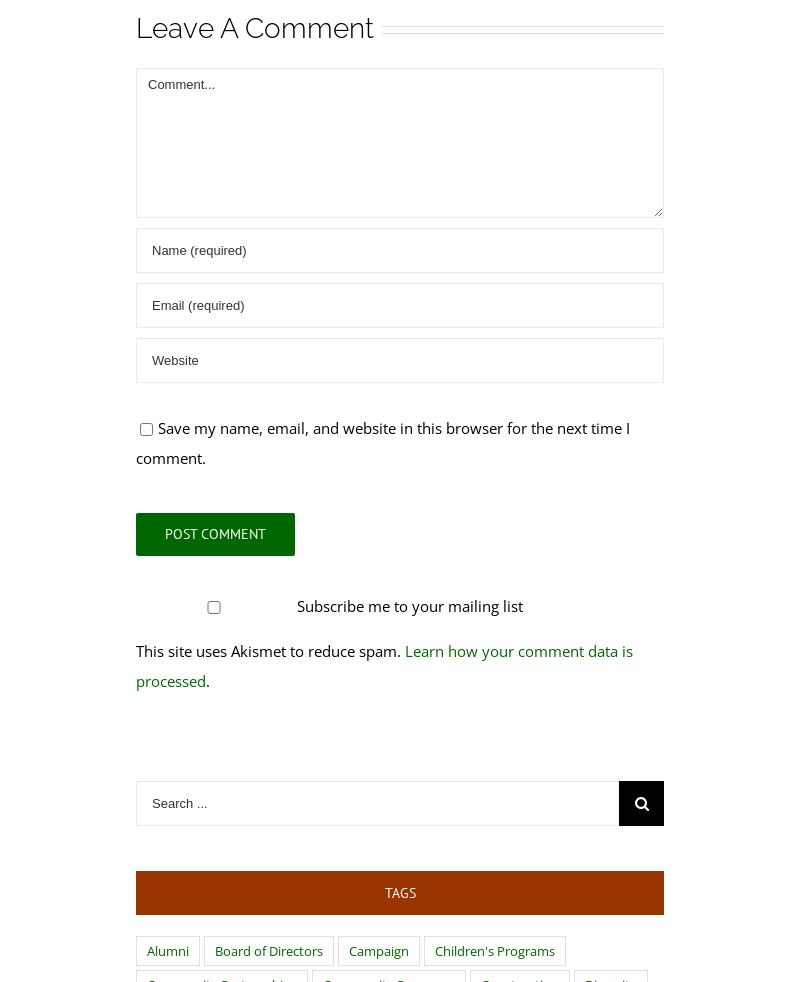 The width and height of the screenshot is (800, 982). What do you see at coordinates (146, 950) in the screenshot?
I see `'Alumni'` at bounding box center [146, 950].